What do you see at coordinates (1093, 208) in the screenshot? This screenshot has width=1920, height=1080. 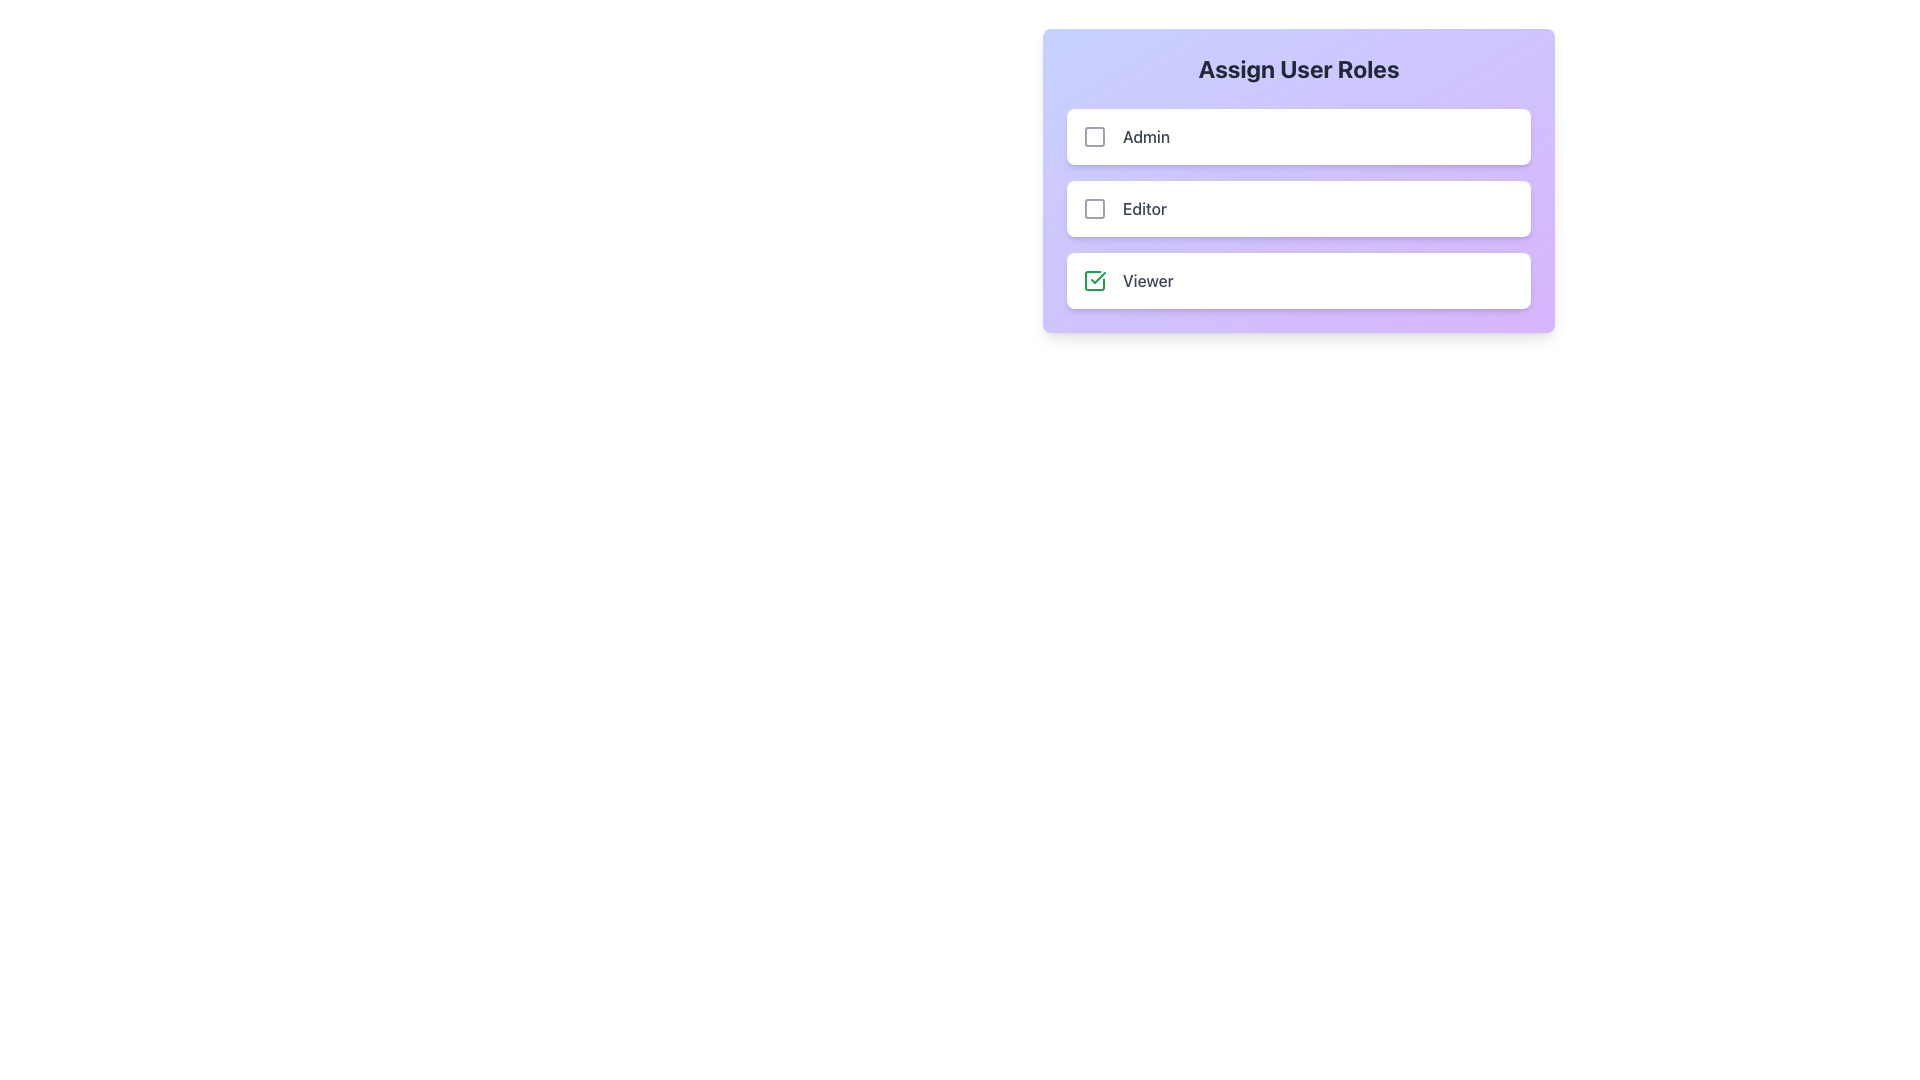 I see `the square-shaped icon outlined with a thin black stroke, located next to the text 'Editor' in the list of options` at bounding box center [1093, 208].